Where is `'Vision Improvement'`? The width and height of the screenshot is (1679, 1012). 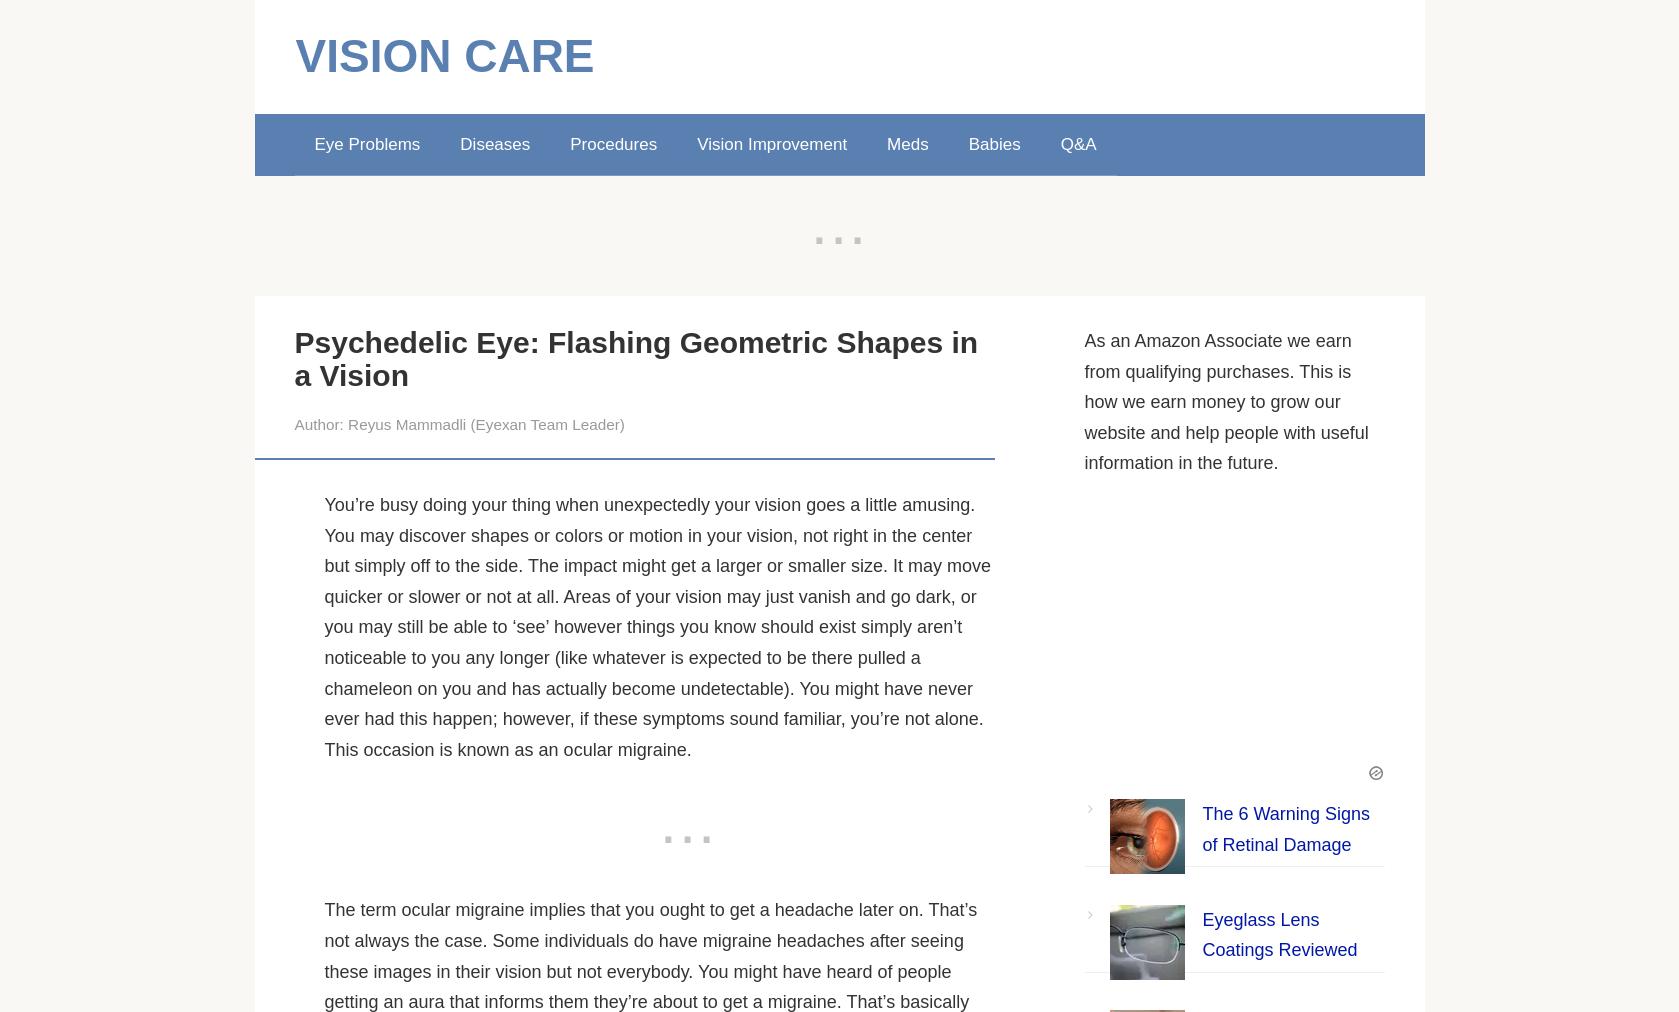
'Vision Improvement' is located at coordinates (772, 143).